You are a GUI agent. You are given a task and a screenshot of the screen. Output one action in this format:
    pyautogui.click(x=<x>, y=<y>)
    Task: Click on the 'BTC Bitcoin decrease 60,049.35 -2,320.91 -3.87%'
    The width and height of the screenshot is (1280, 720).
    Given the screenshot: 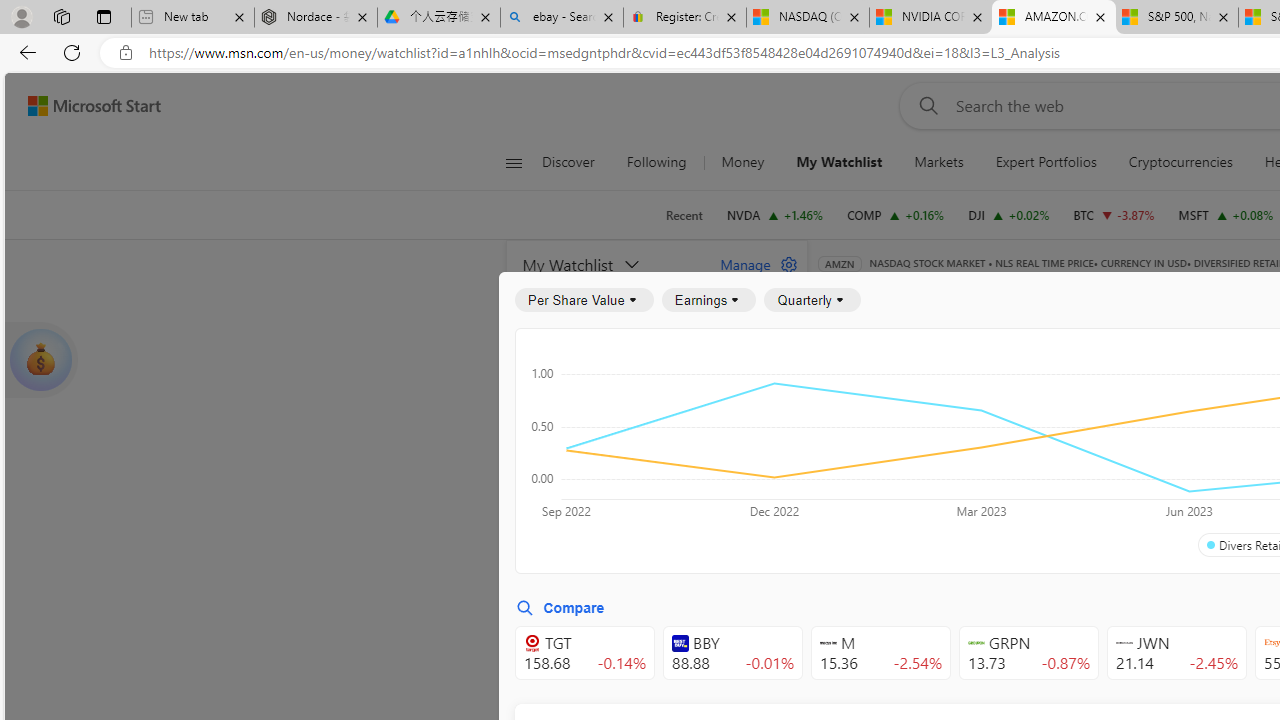 What is the action you would take?
    pyautogui.click(x=1113, y=214)
    